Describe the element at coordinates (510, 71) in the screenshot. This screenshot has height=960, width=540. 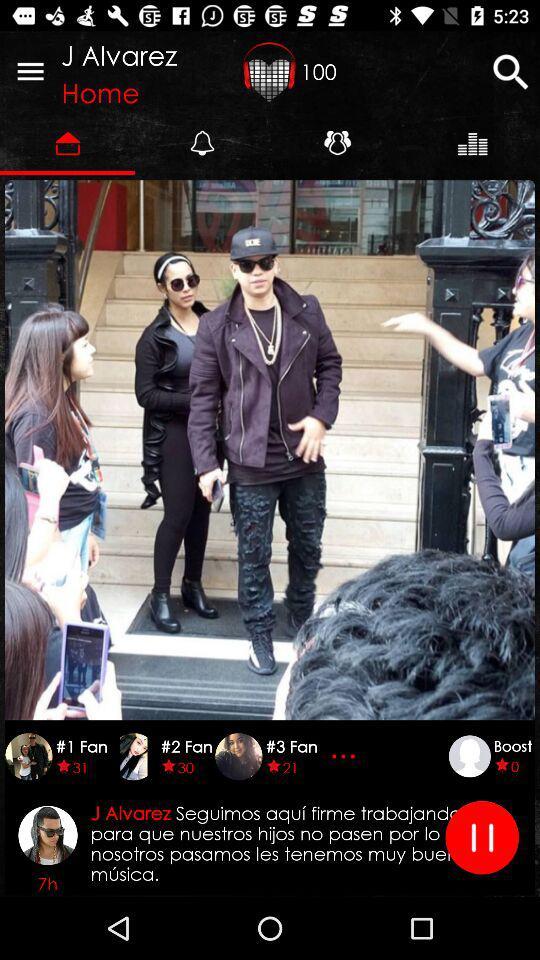
I see `search` at that location.